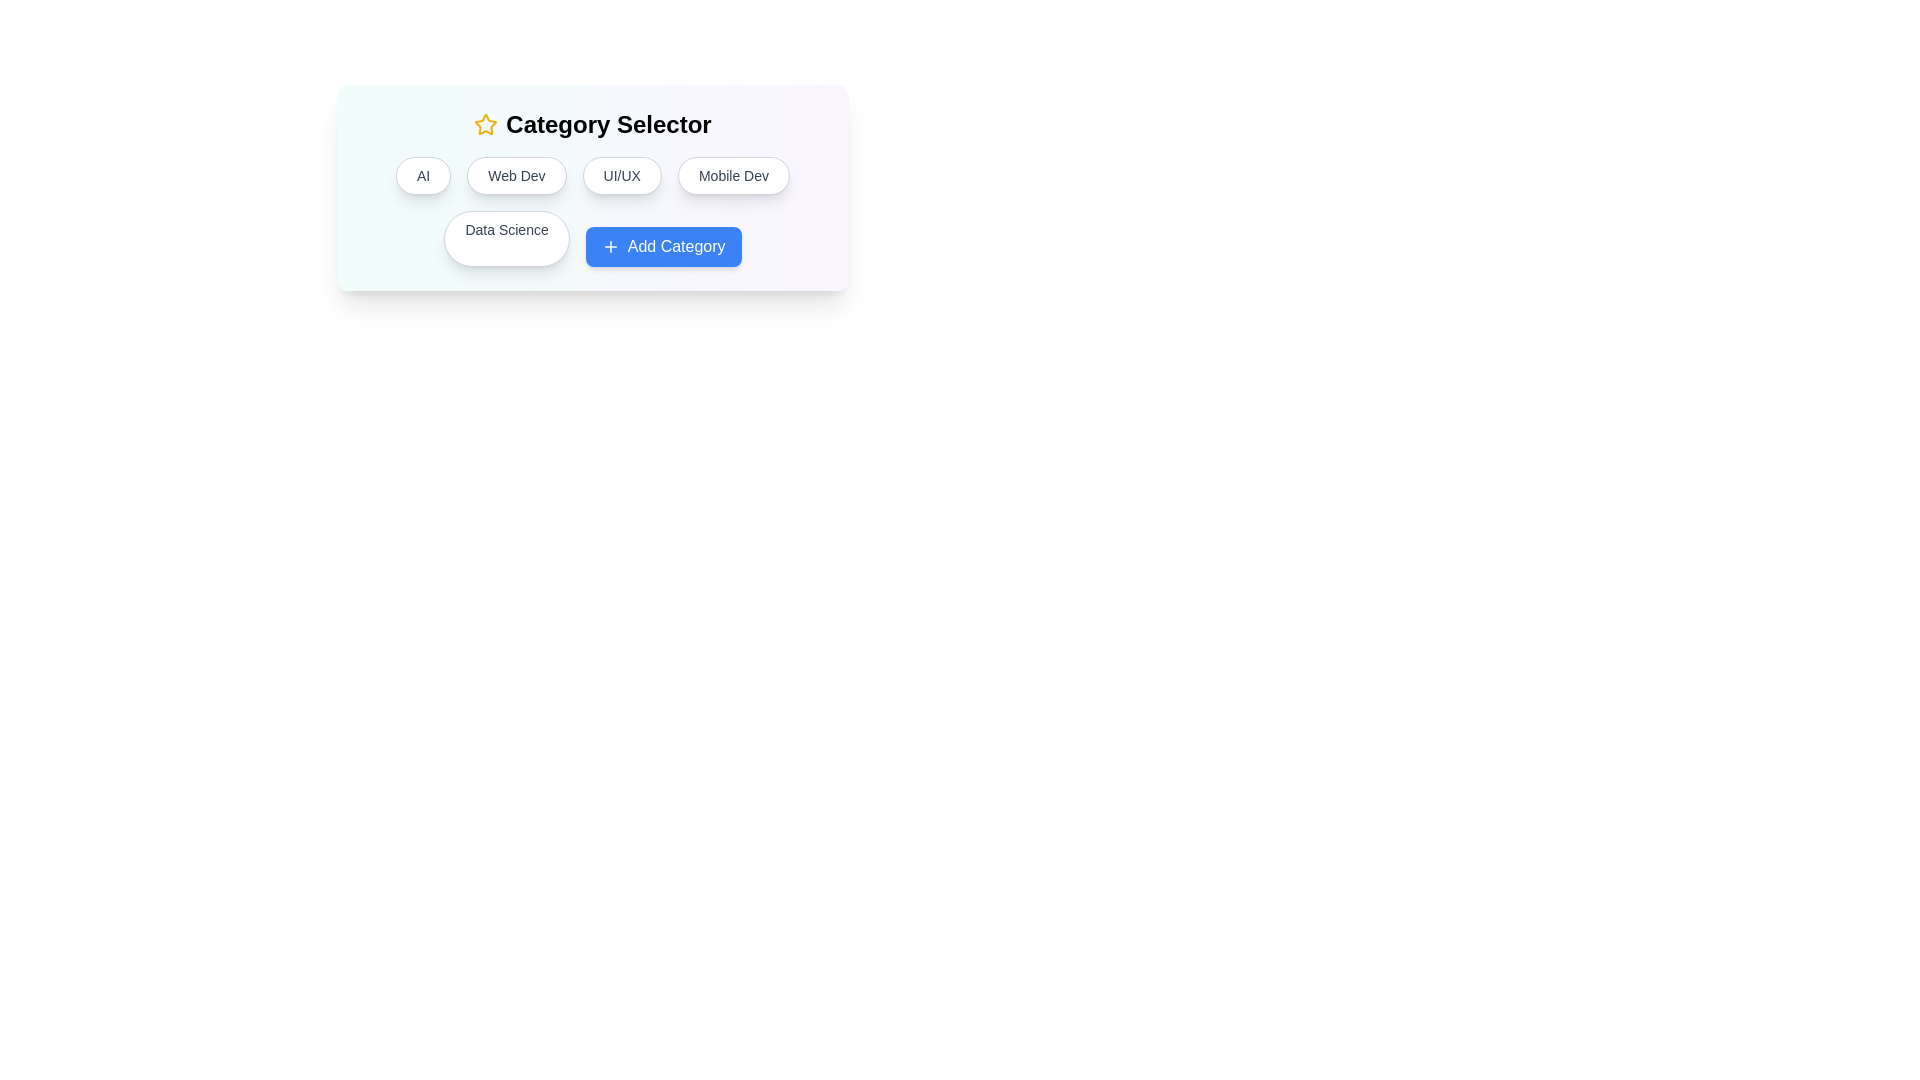 This screenshot has height=1080, width=1920. I want to click on the category button labeled 'AI', so click(422, 175).